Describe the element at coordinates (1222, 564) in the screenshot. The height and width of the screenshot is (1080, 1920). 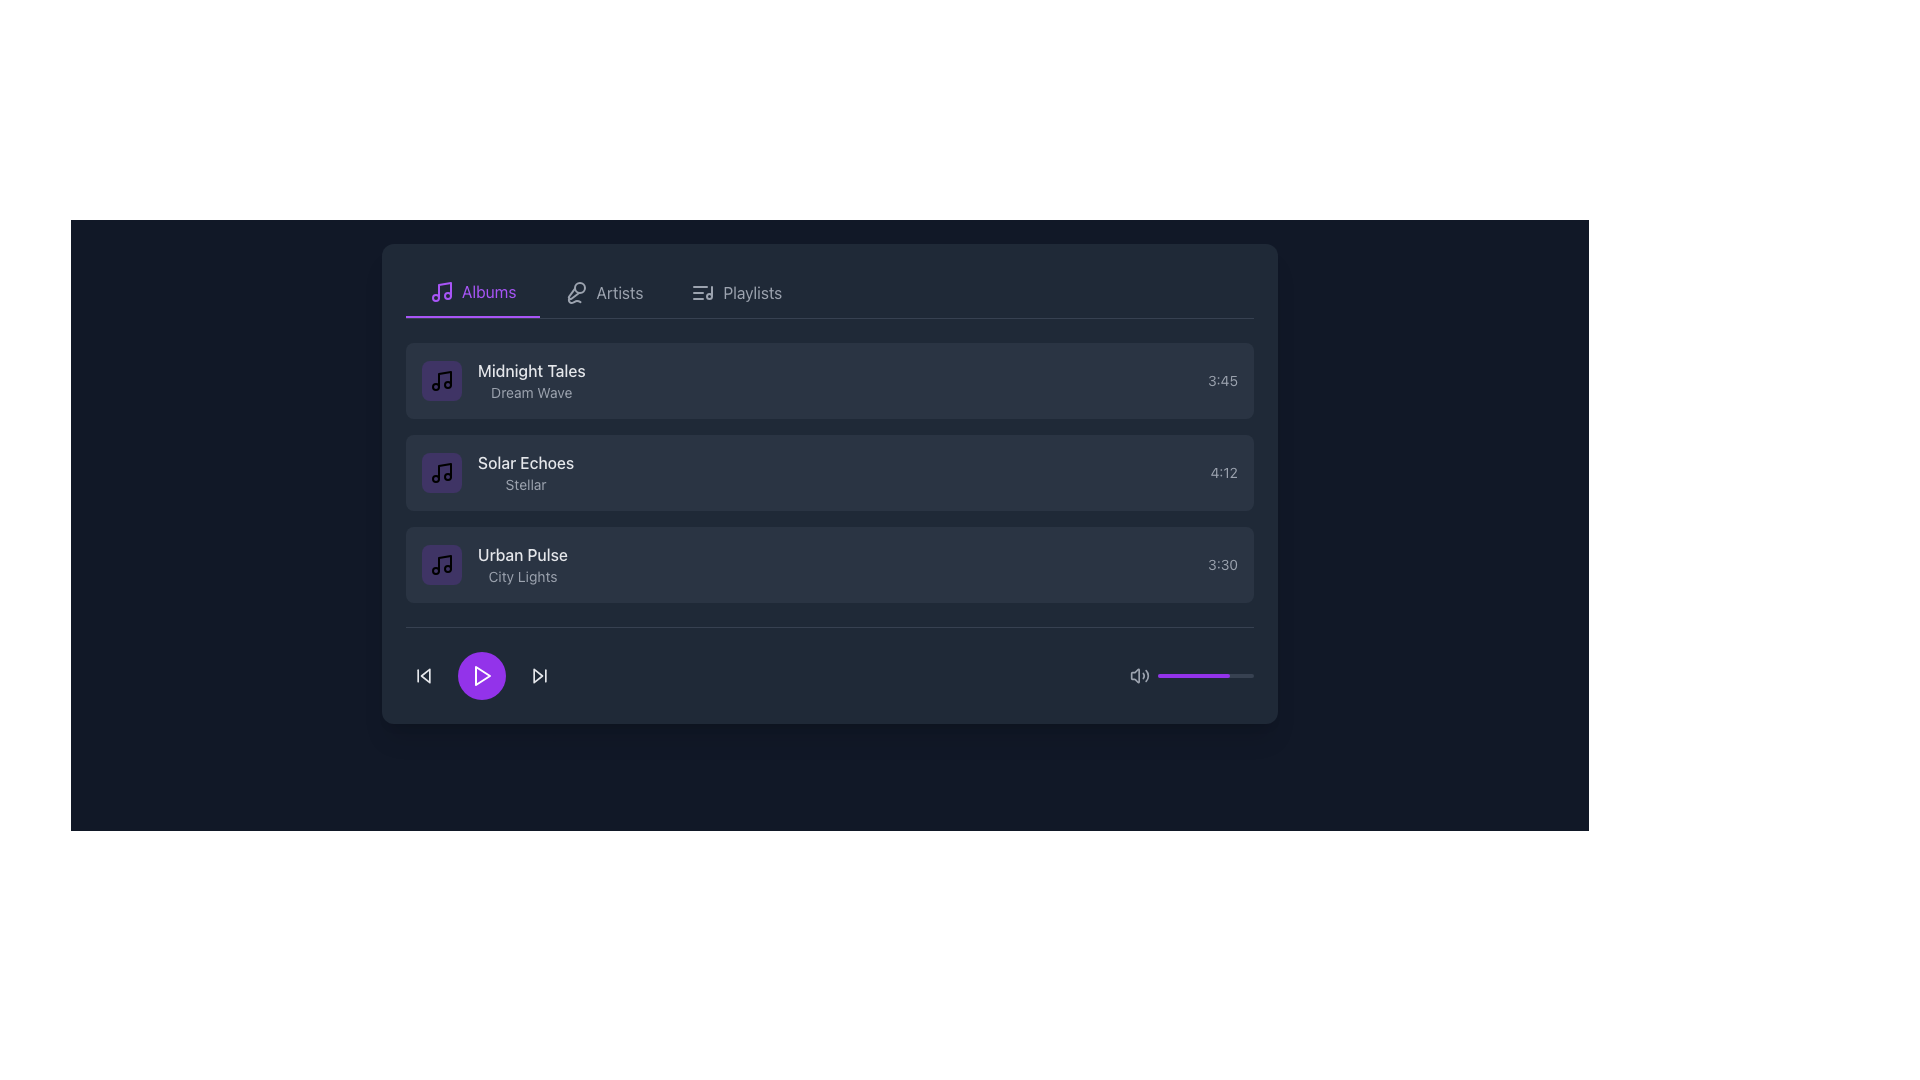
I see `displayed time duration of the song 'Urban Pulse' which is located at the bottom-right of the card in the third position of the list` at that location.